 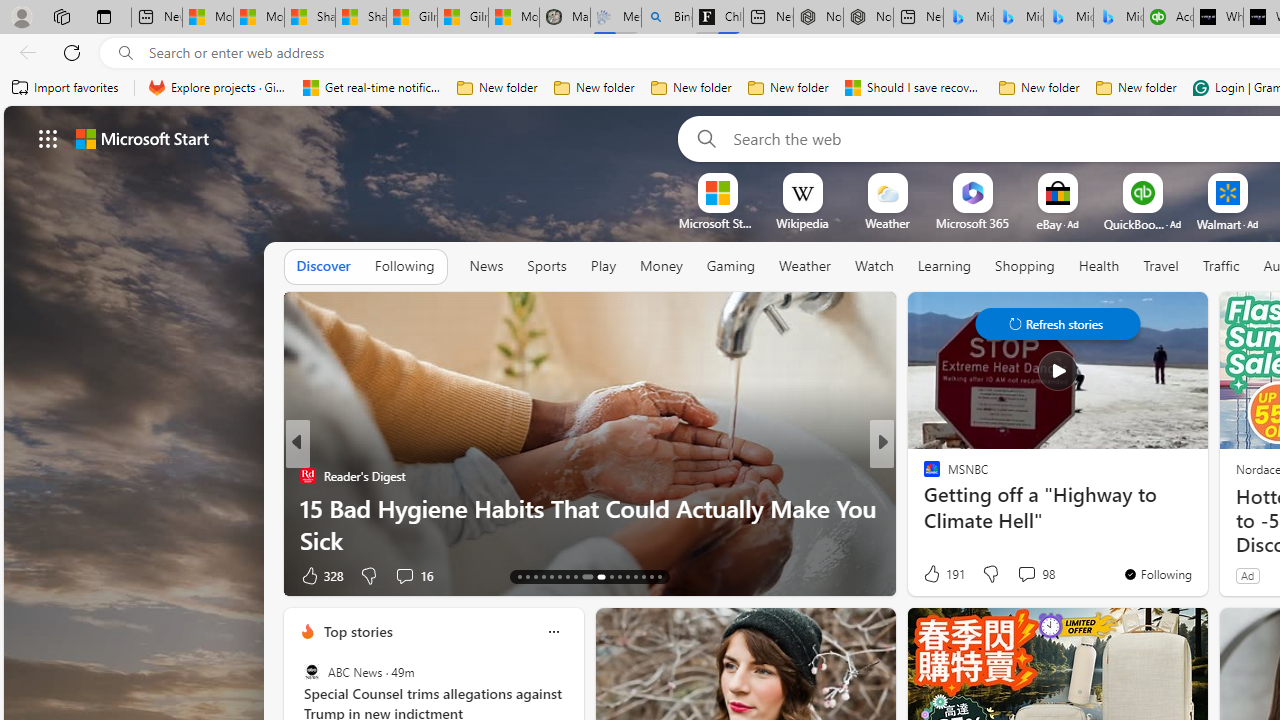 I want to click on 'ETNT Mind+Body', so click(x=922, y=475).